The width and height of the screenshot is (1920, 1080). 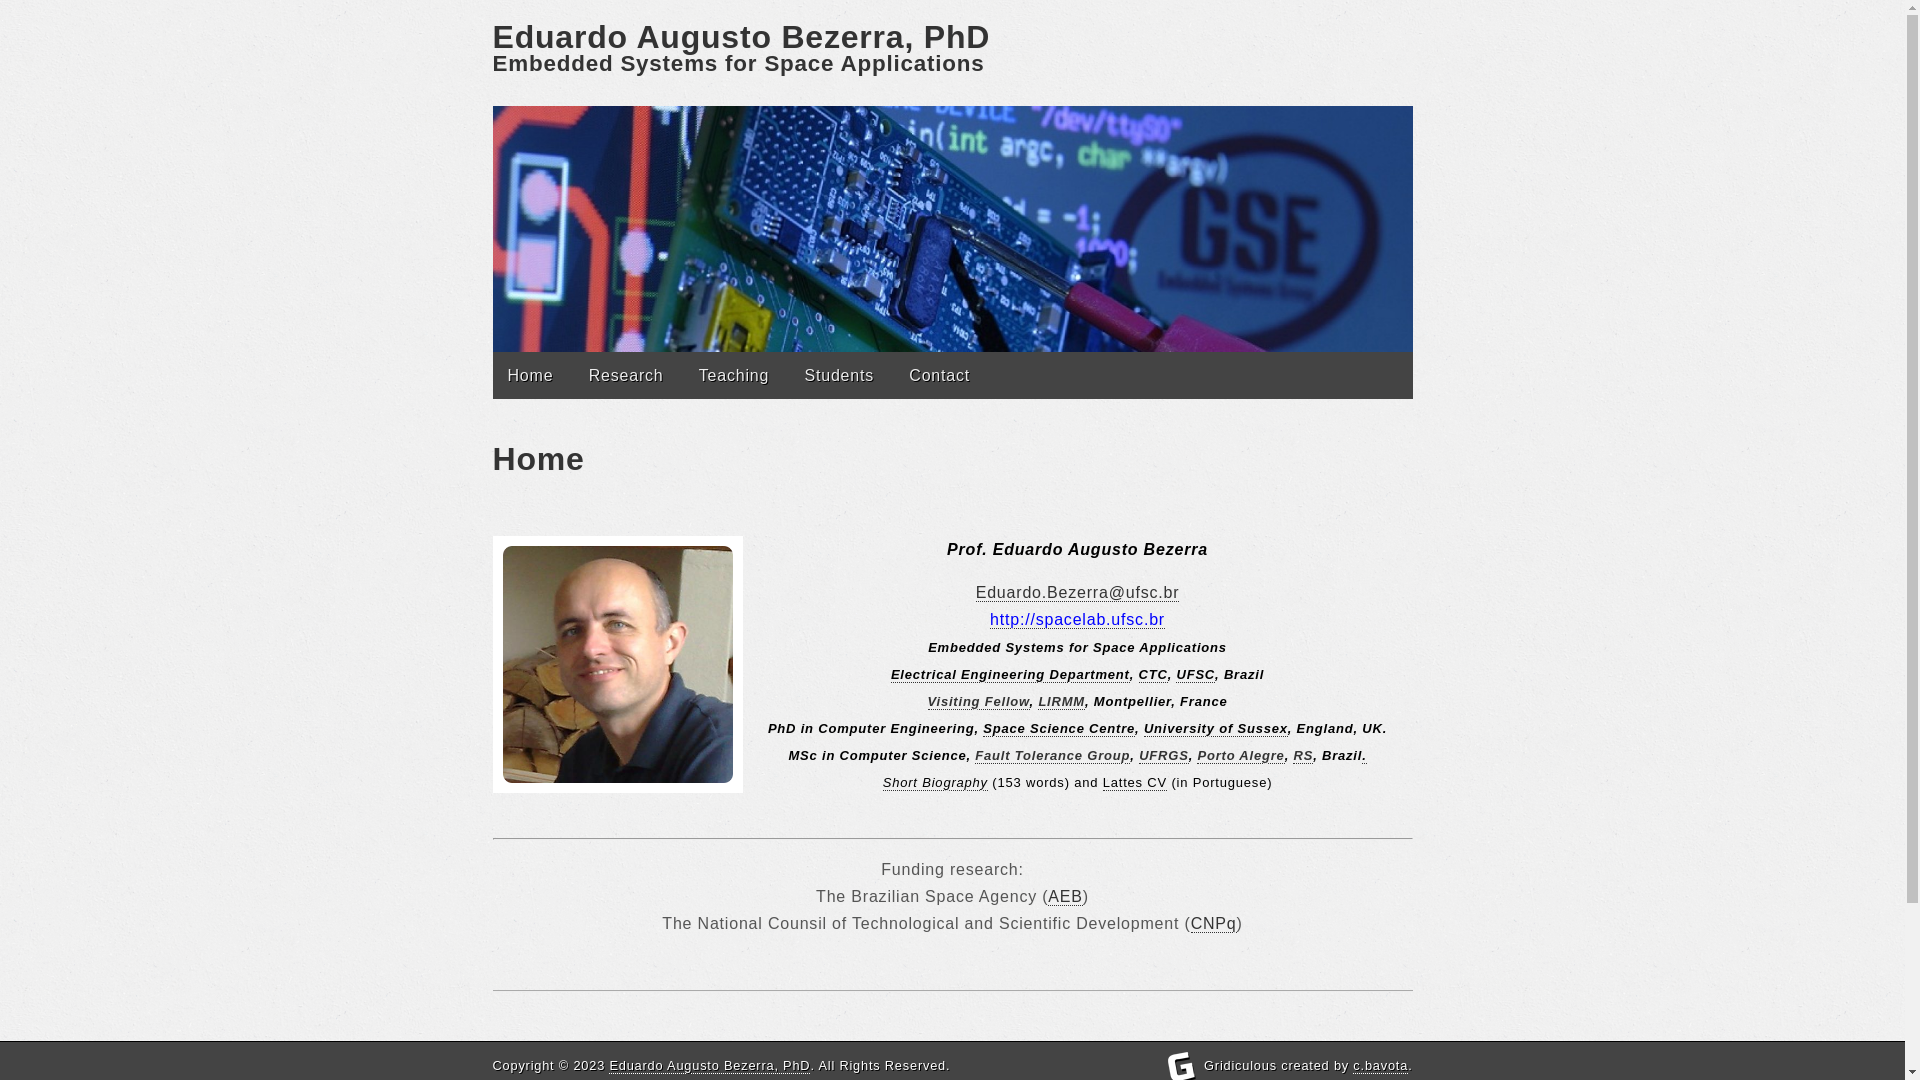 What do you see at coordinates (1196, 756) in the screenshot?
I see `'Porto Alegre'` at bounding box center [1196, 756].